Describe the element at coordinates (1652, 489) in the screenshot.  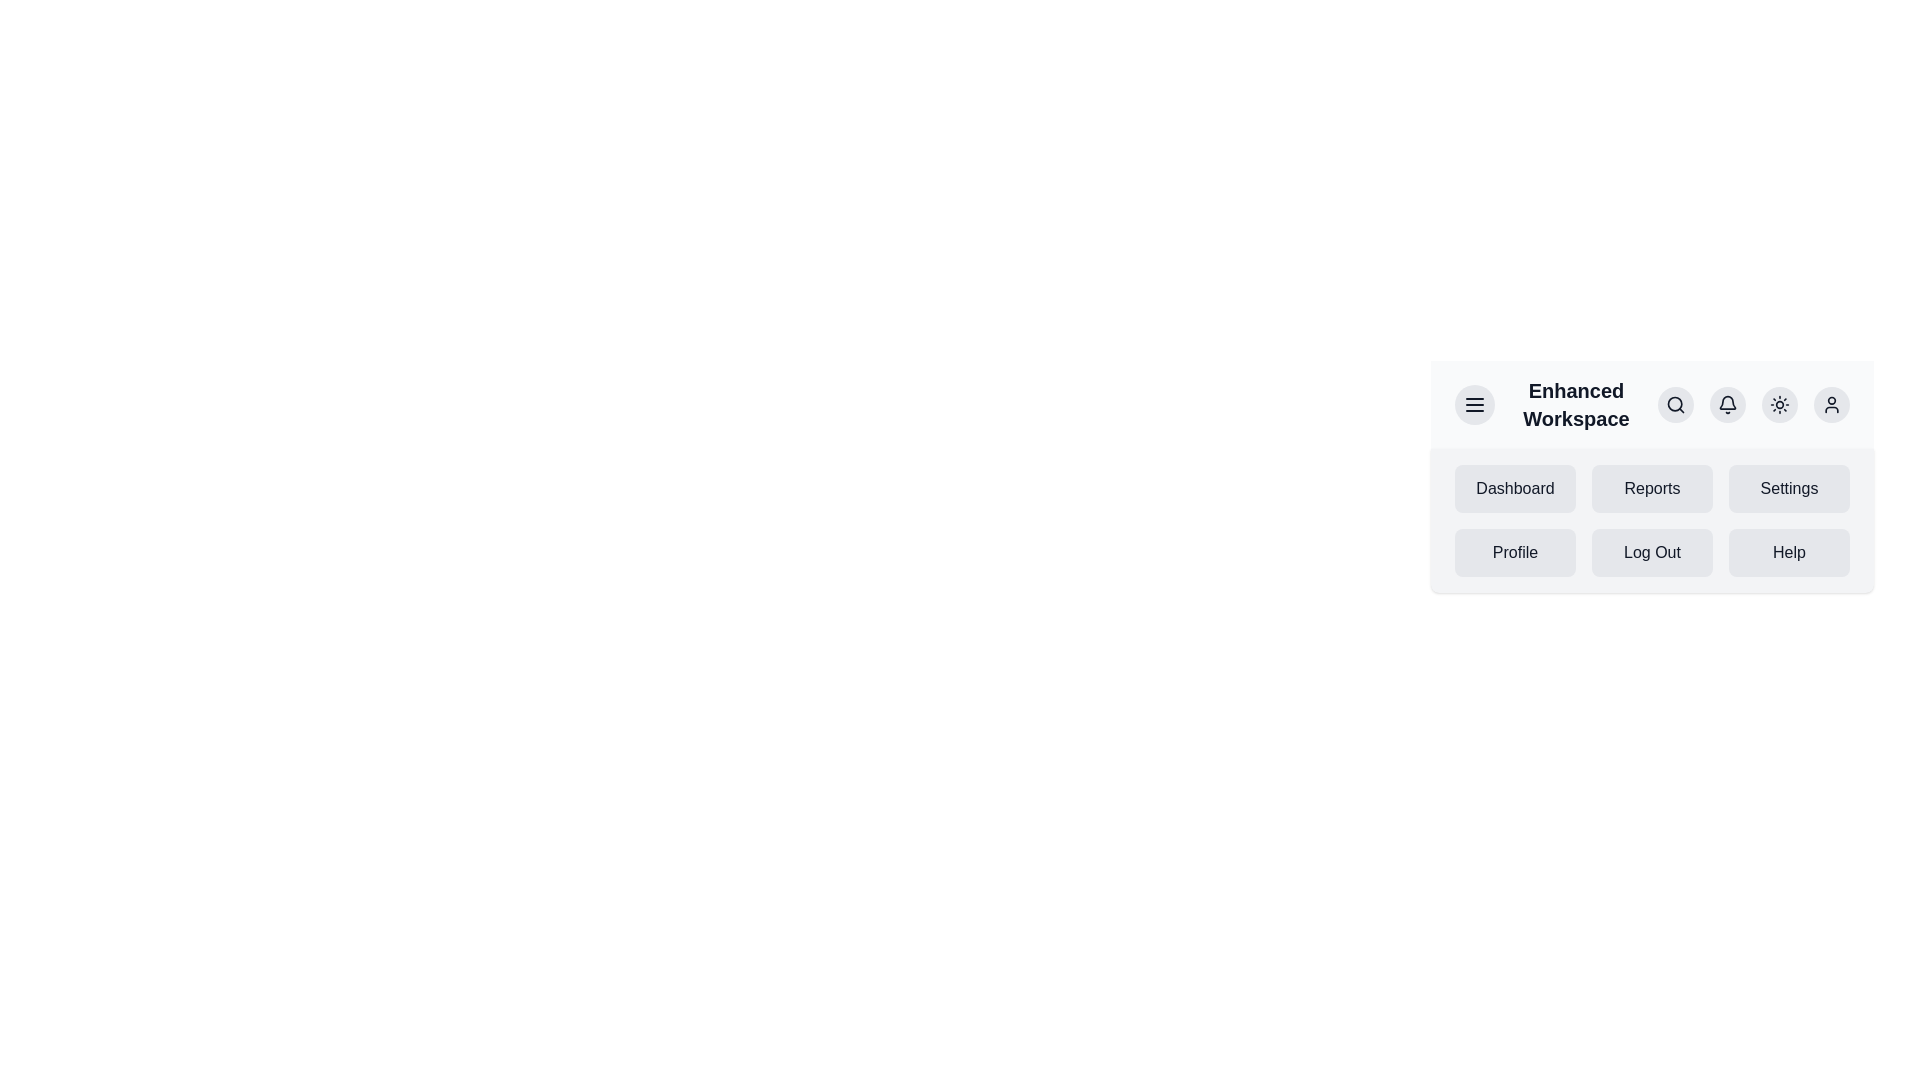
I see `the menu item Reports by clicking on it` at that location.